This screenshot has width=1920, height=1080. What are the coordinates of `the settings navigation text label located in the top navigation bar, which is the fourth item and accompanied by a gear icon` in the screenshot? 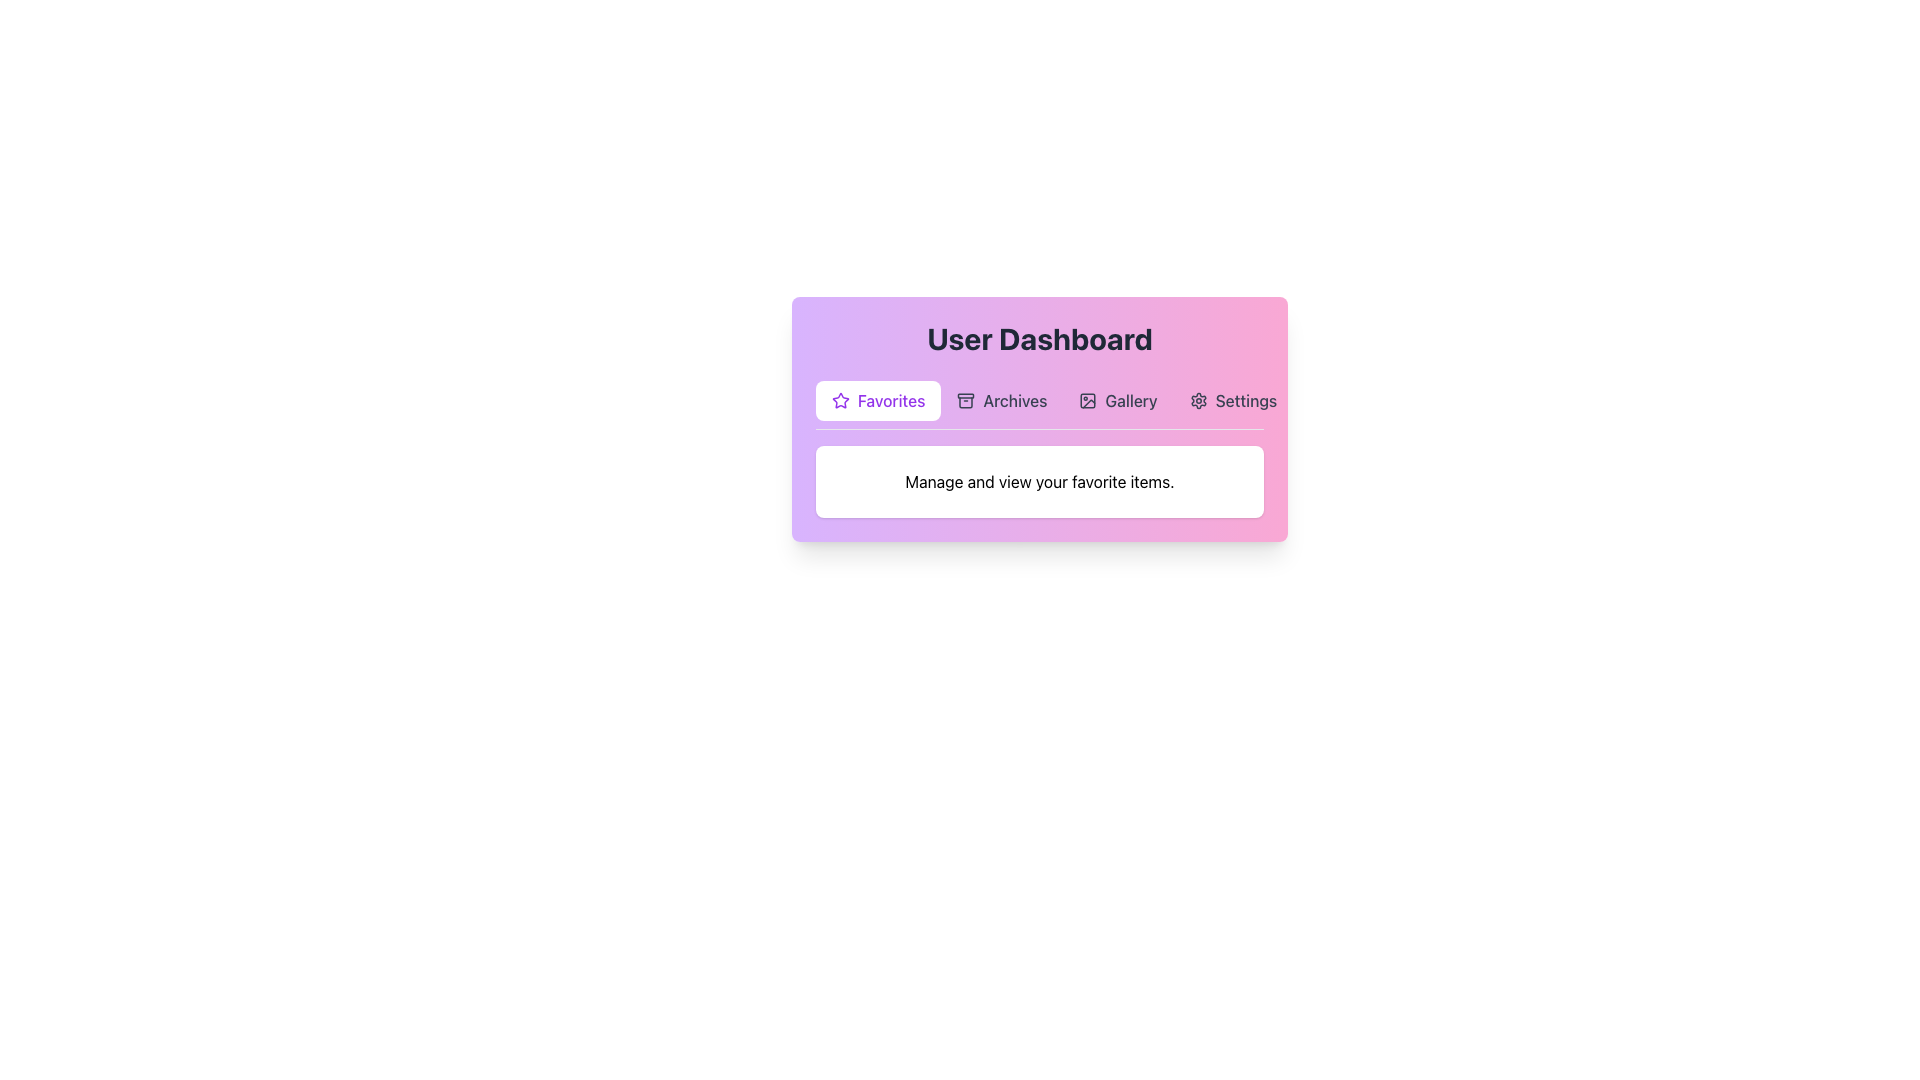 It's located at (1245, 401).